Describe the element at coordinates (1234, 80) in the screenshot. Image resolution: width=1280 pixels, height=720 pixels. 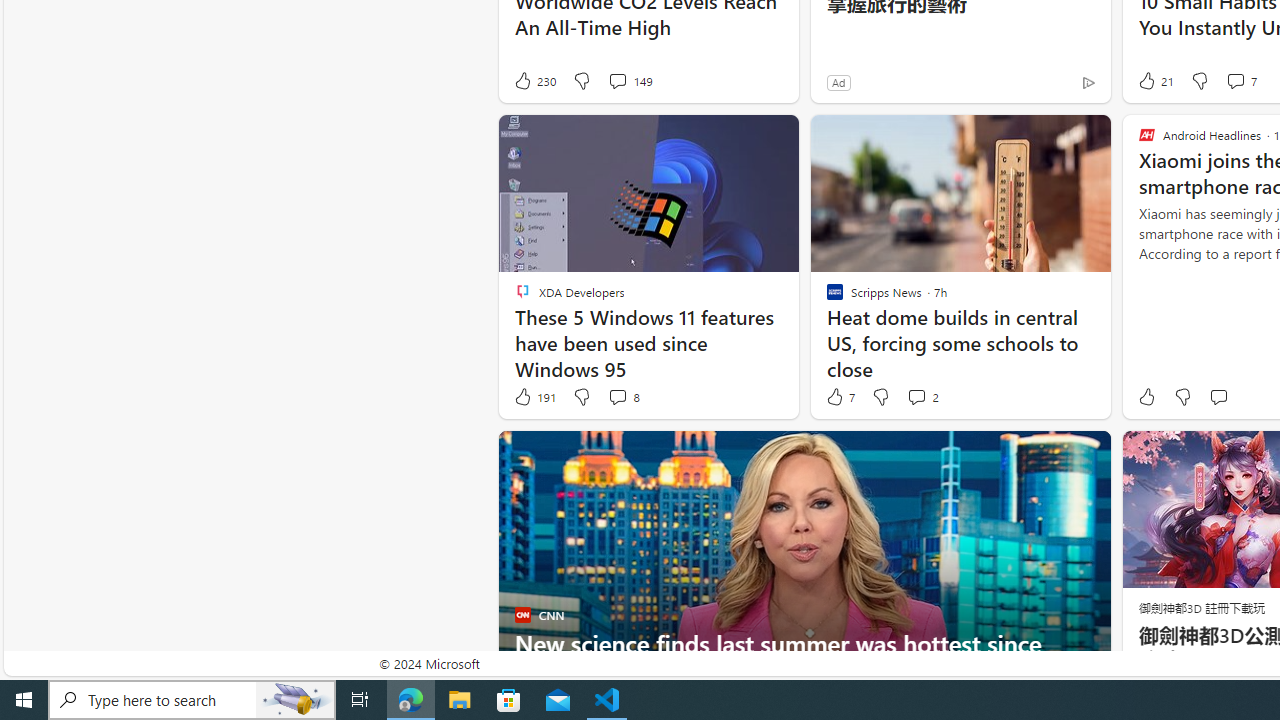
I see `'View comments 7 Comment'` at that location.